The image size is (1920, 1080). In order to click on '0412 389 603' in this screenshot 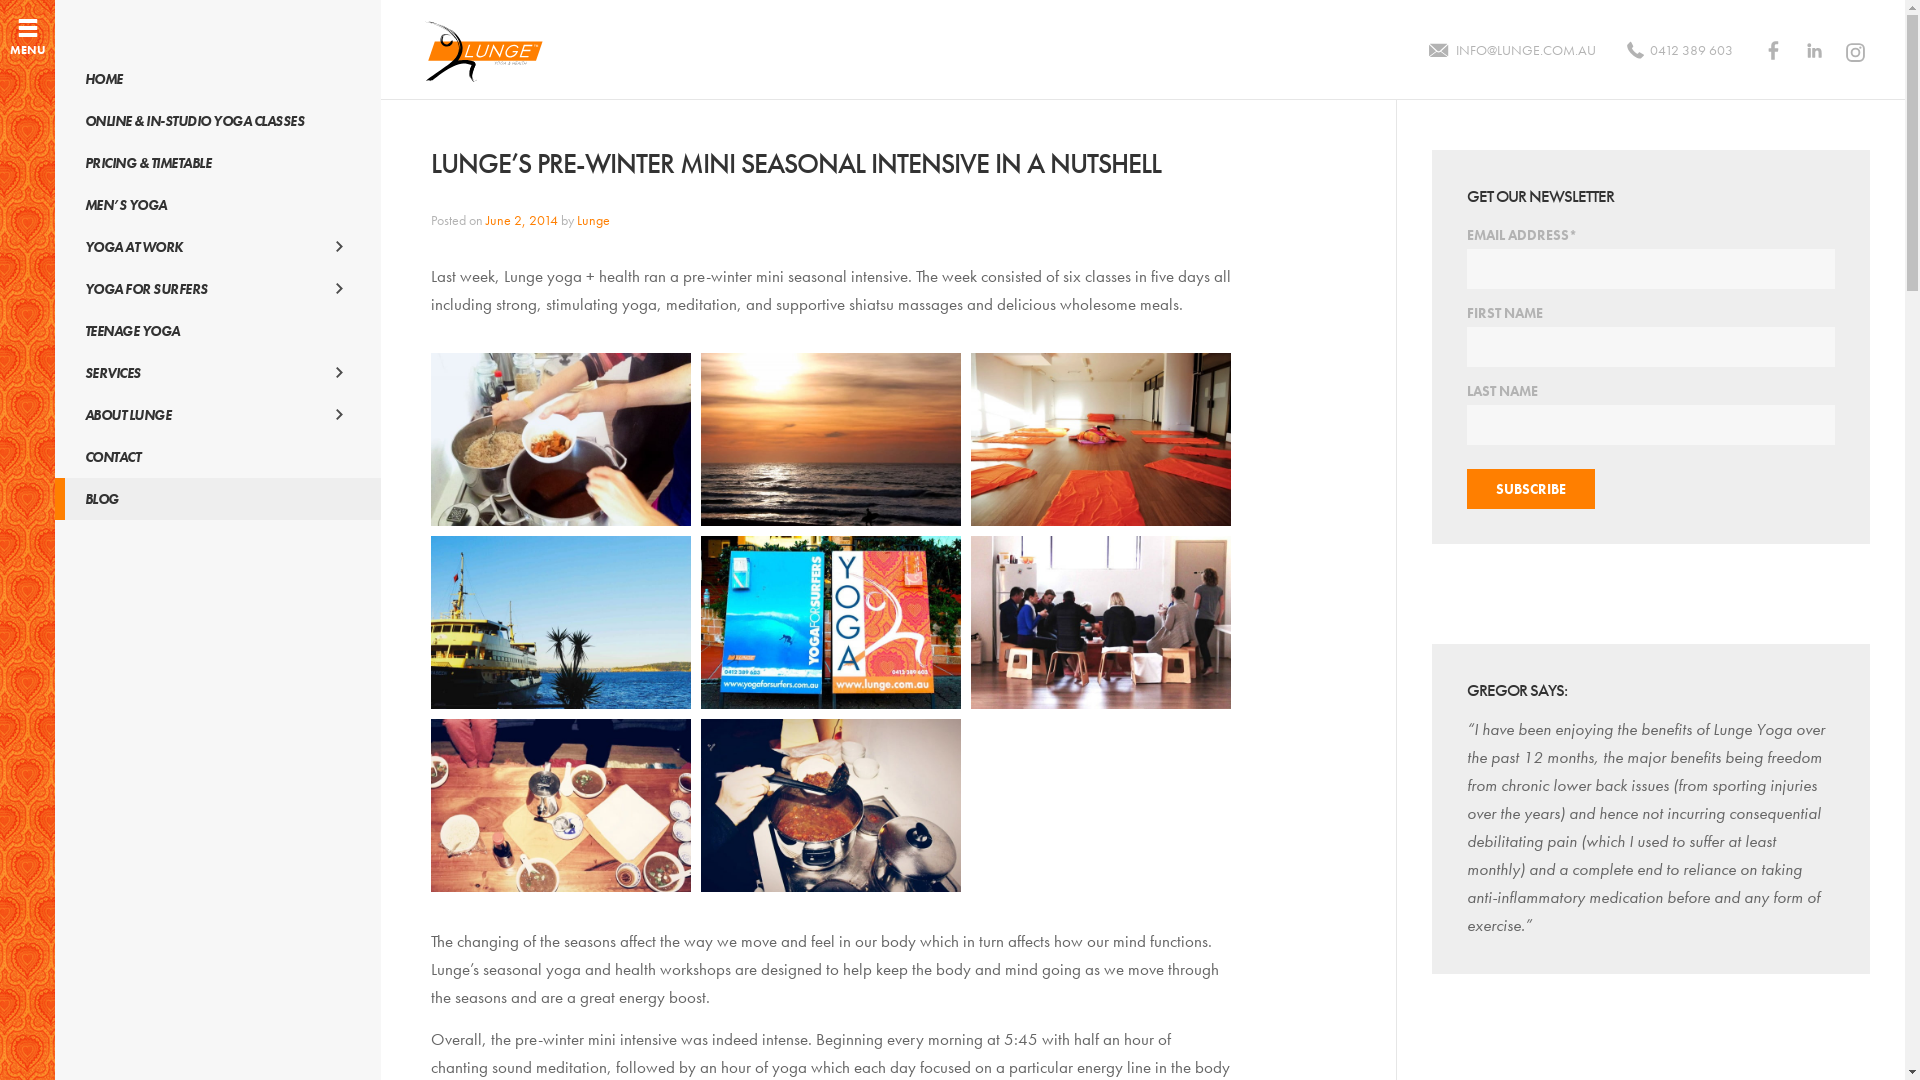, I will do `click(1623, 49)`.